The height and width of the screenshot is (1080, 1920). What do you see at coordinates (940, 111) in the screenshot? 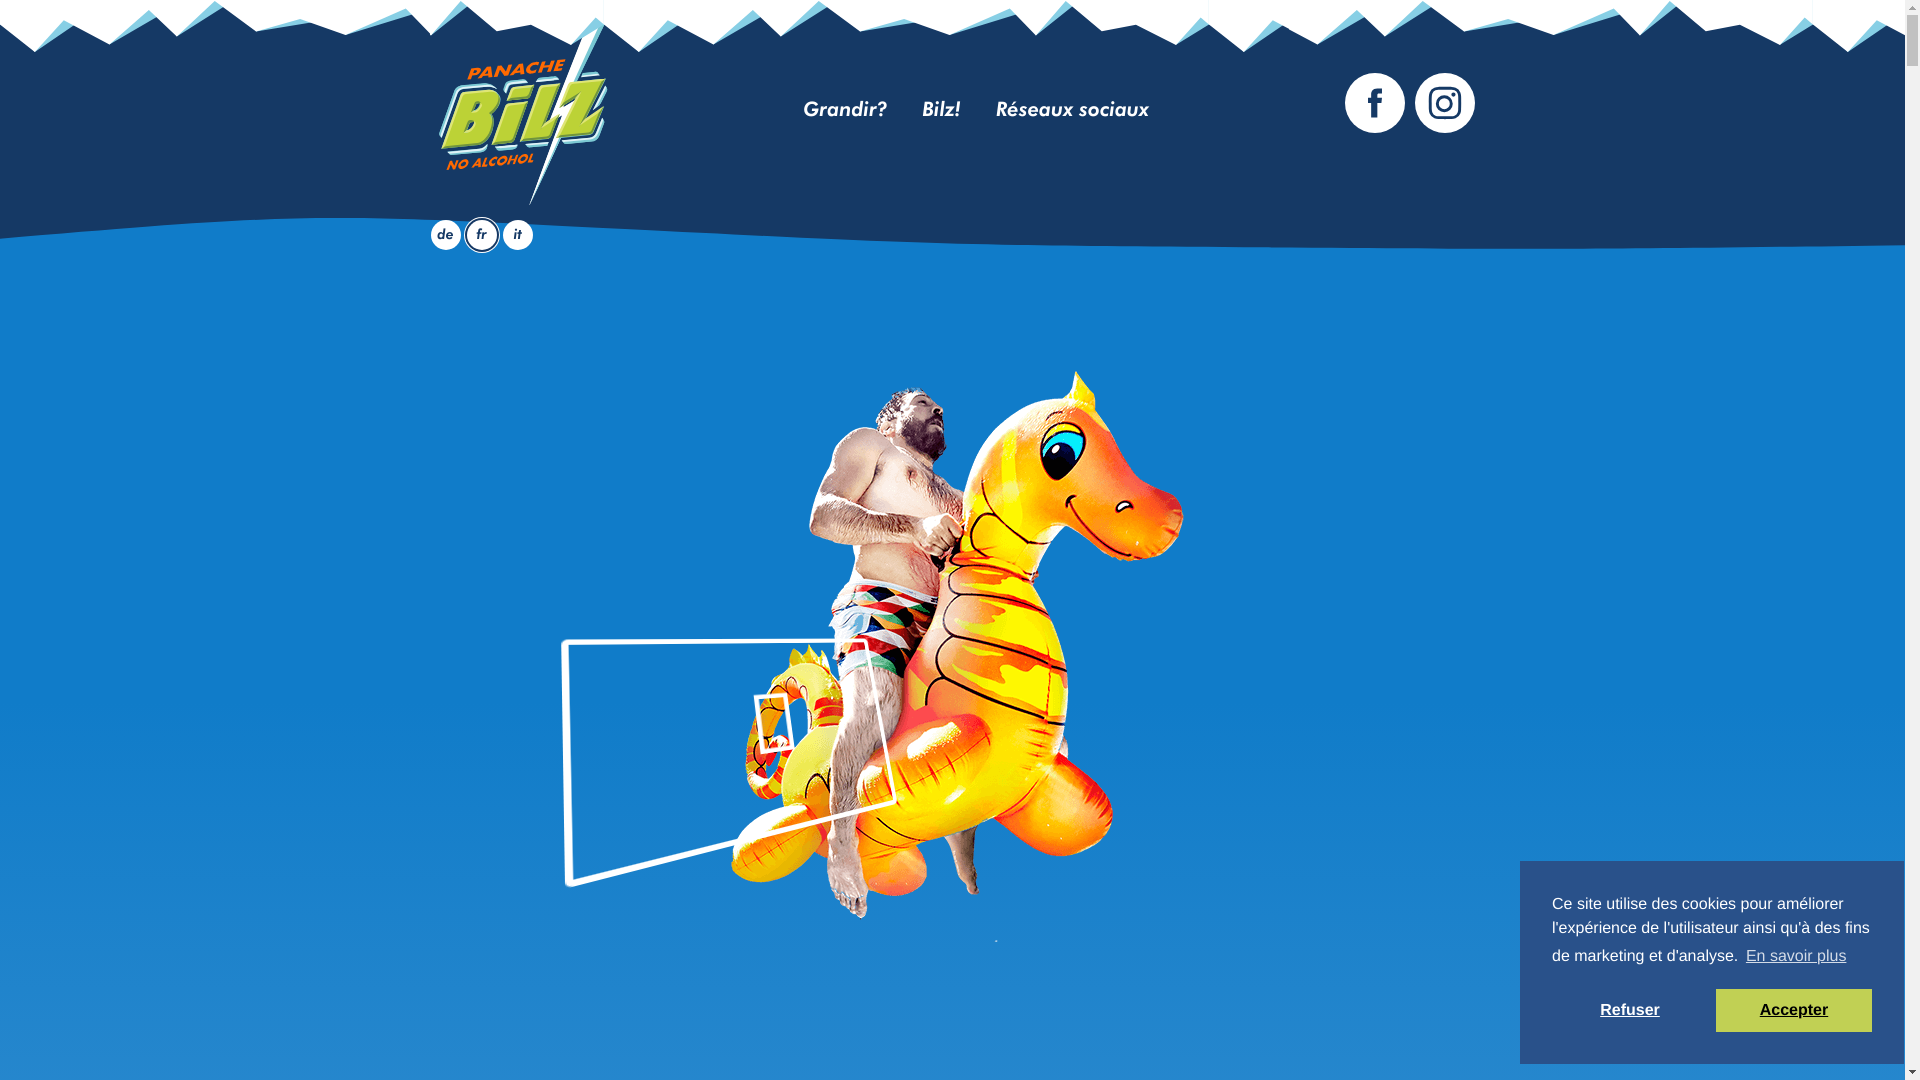
I see `'Bilz!'` at bounding box center [940, 111].